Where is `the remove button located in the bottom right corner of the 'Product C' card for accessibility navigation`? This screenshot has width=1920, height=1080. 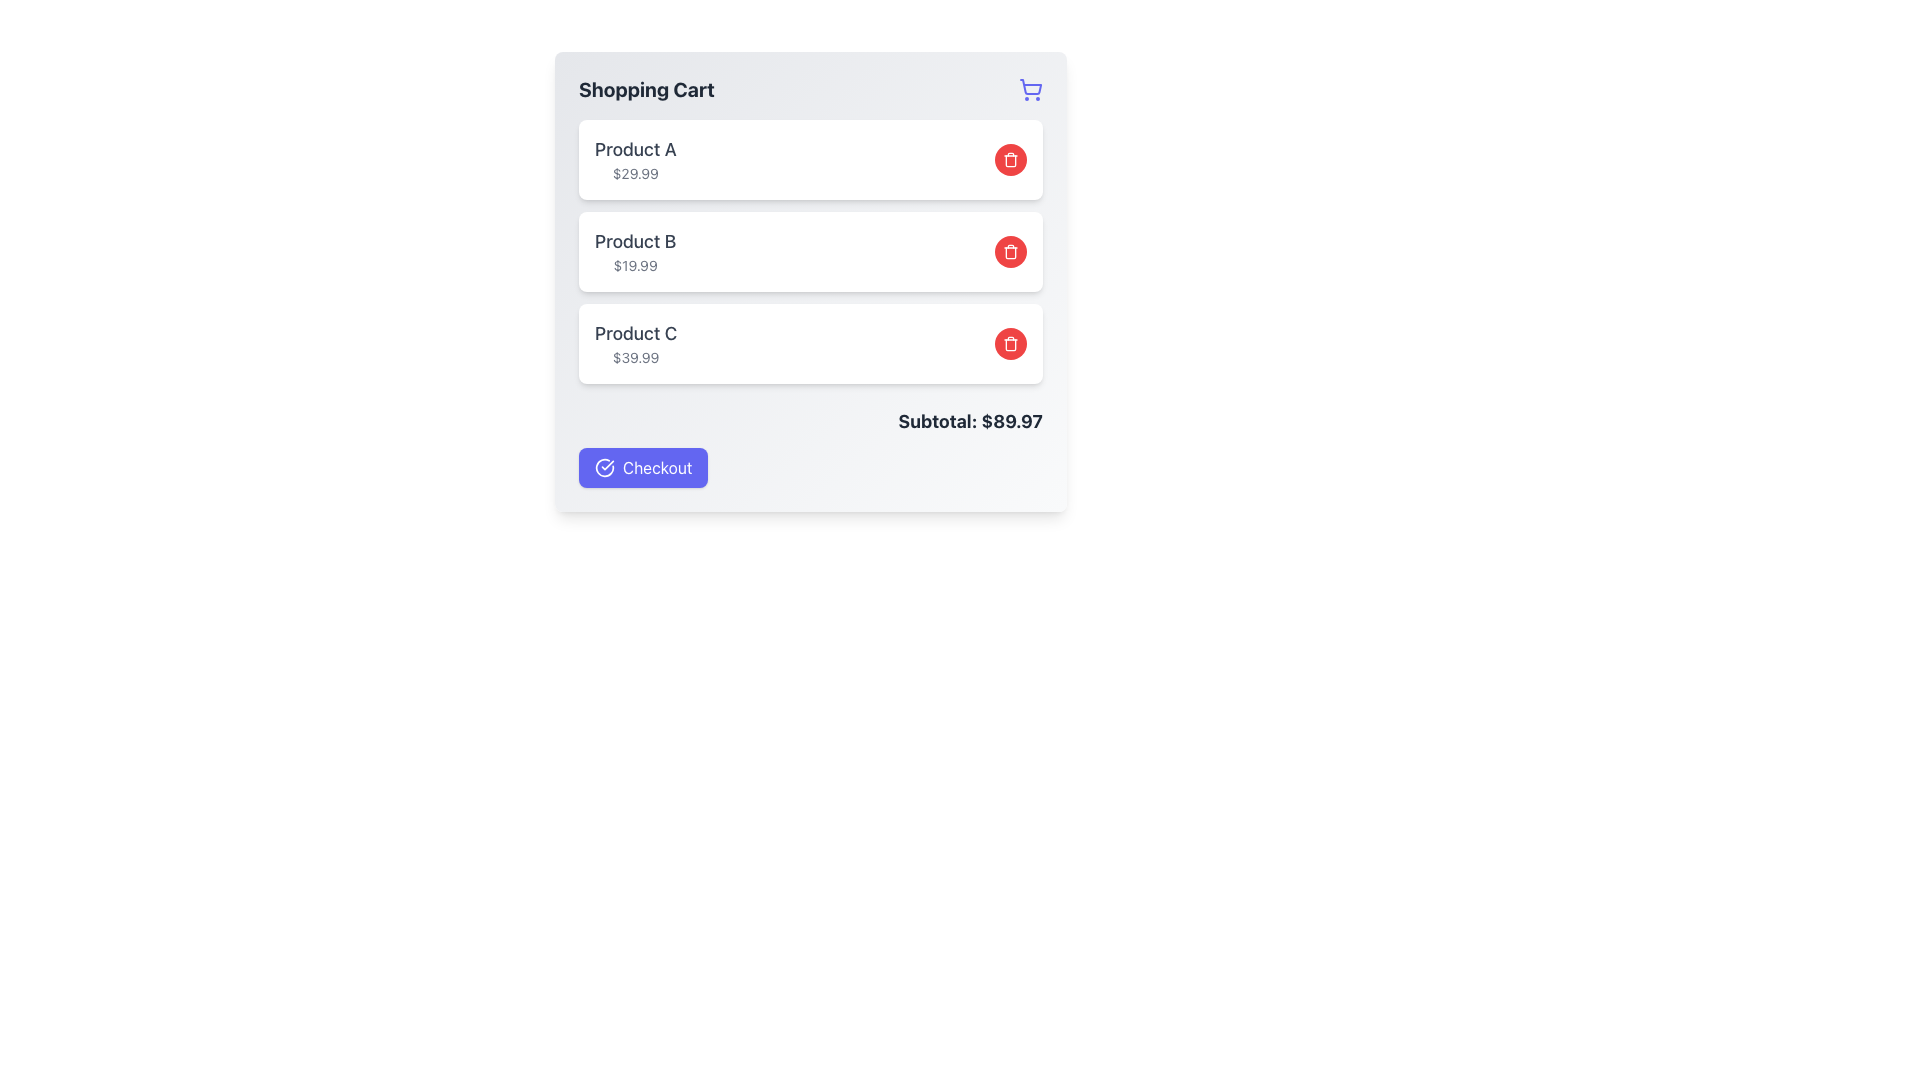 the remove button located in the bottom right corner of the 'Product C' card for accessibility navigation is located at coordinates (1011, 342).